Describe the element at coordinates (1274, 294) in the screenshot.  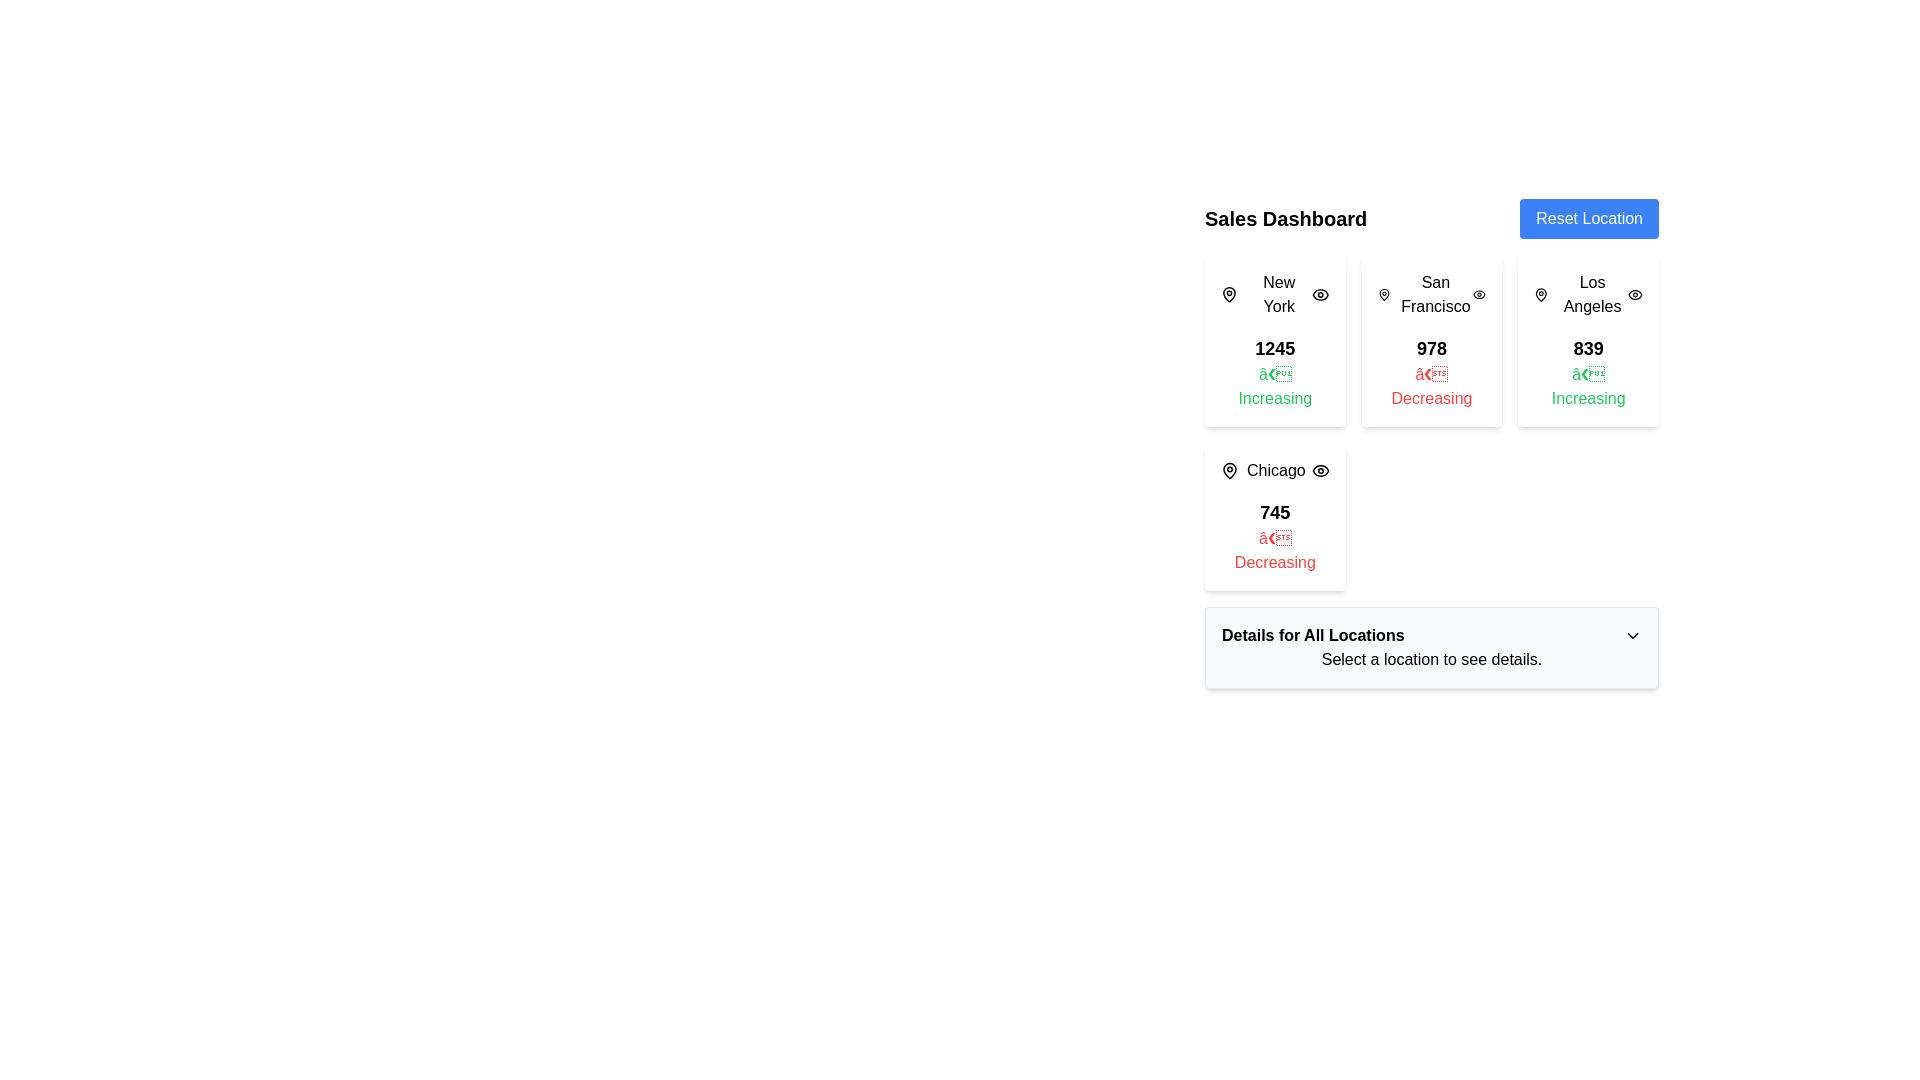
I see `the icon associated with the 'New York' text label located at the top left of the card showing '1245 Increasing'` at that location.